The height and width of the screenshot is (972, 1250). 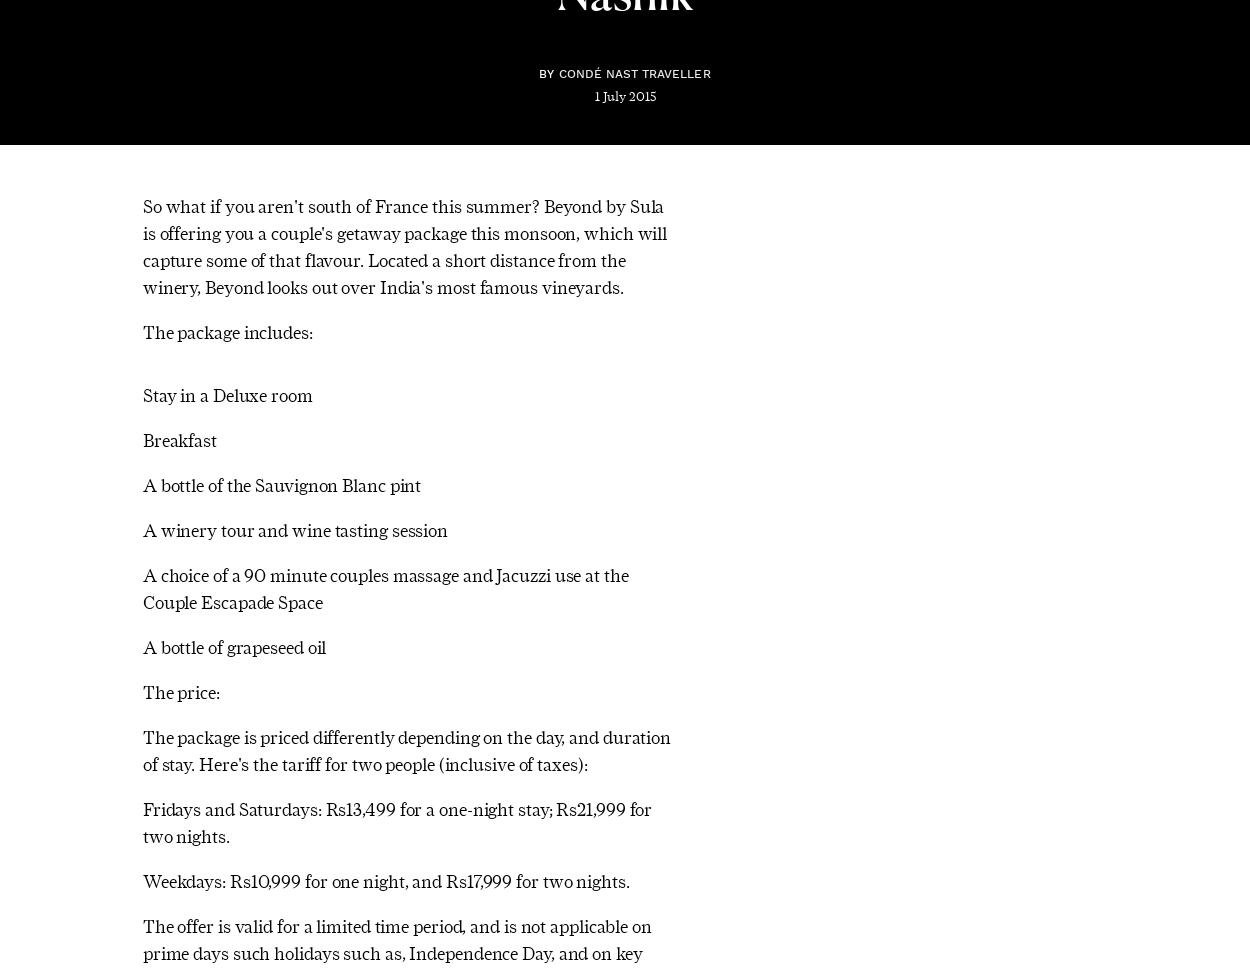 What do you see at coordinates (295, 529) in the screenshot?
I see `'A winery tour and wine tasting session'` at bounding box center [295, 529].